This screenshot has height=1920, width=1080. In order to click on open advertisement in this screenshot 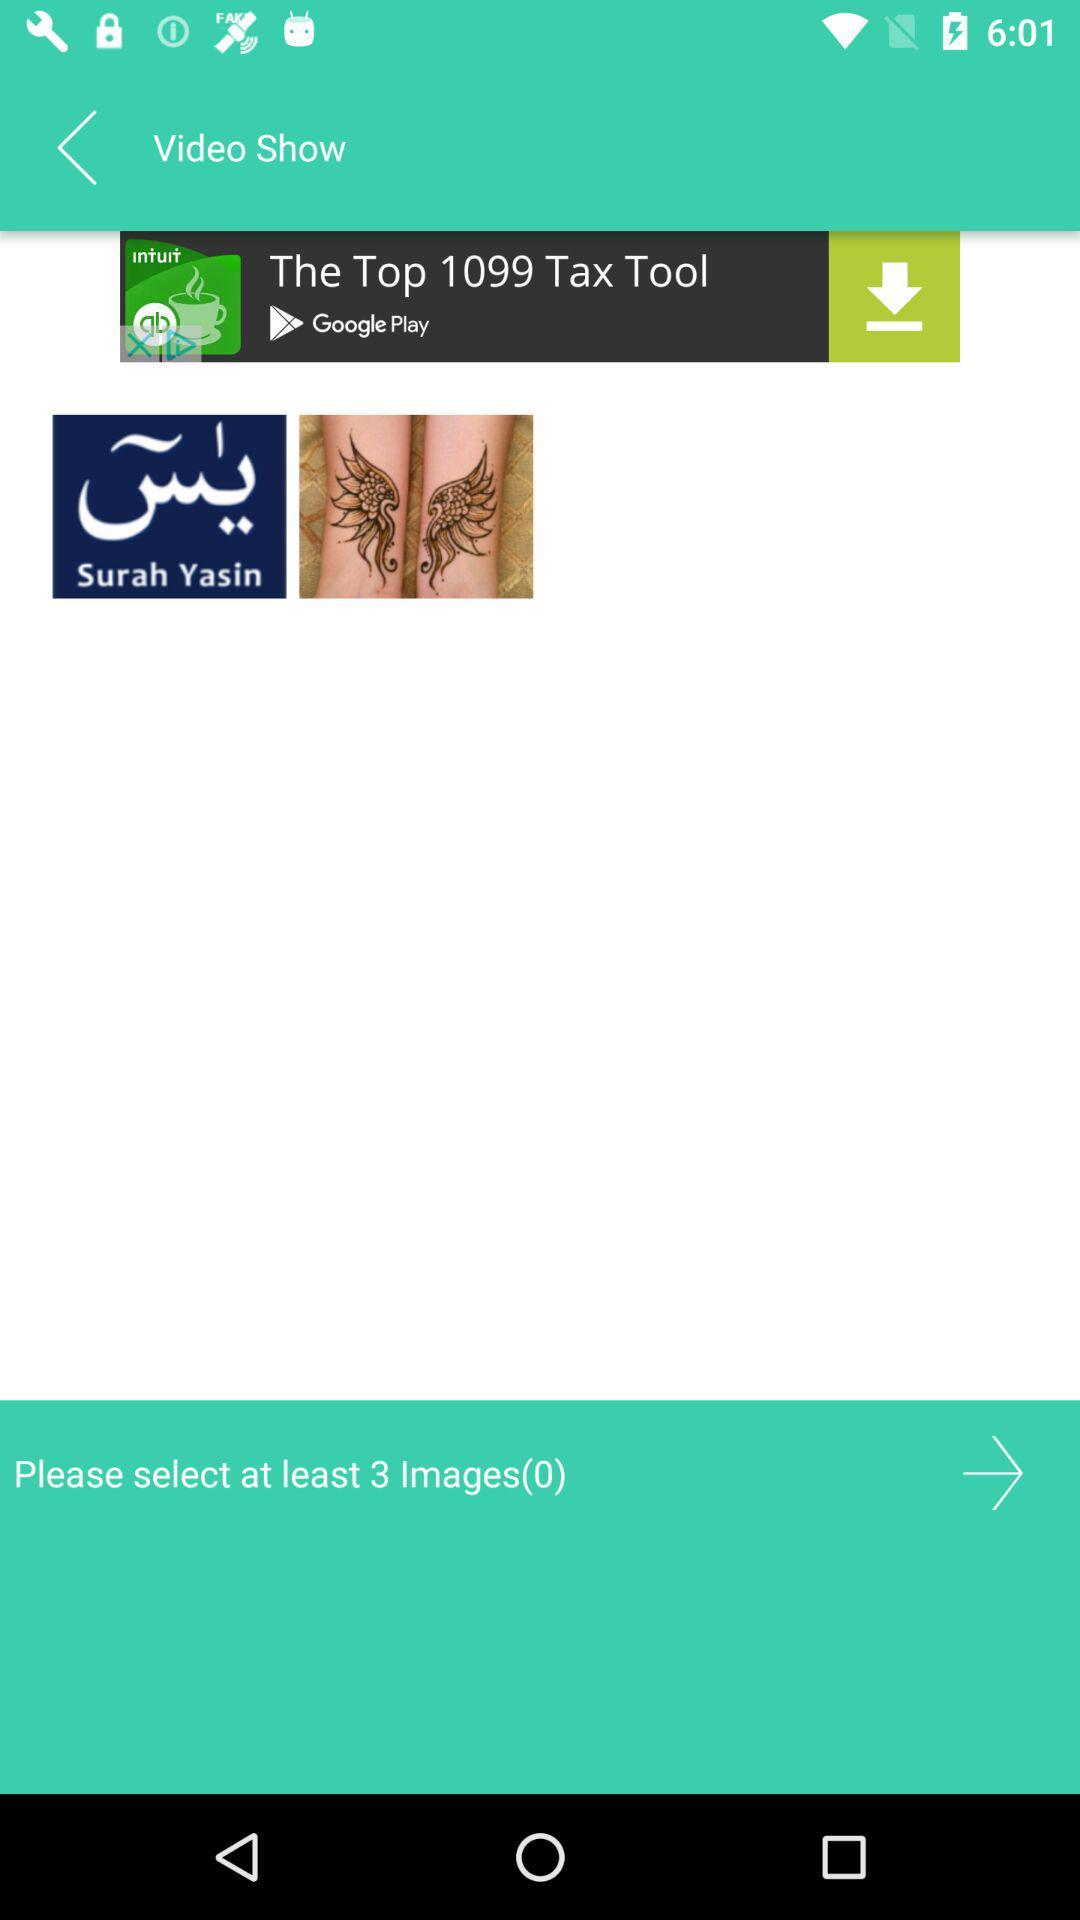, I will do `click(540, 295)`.